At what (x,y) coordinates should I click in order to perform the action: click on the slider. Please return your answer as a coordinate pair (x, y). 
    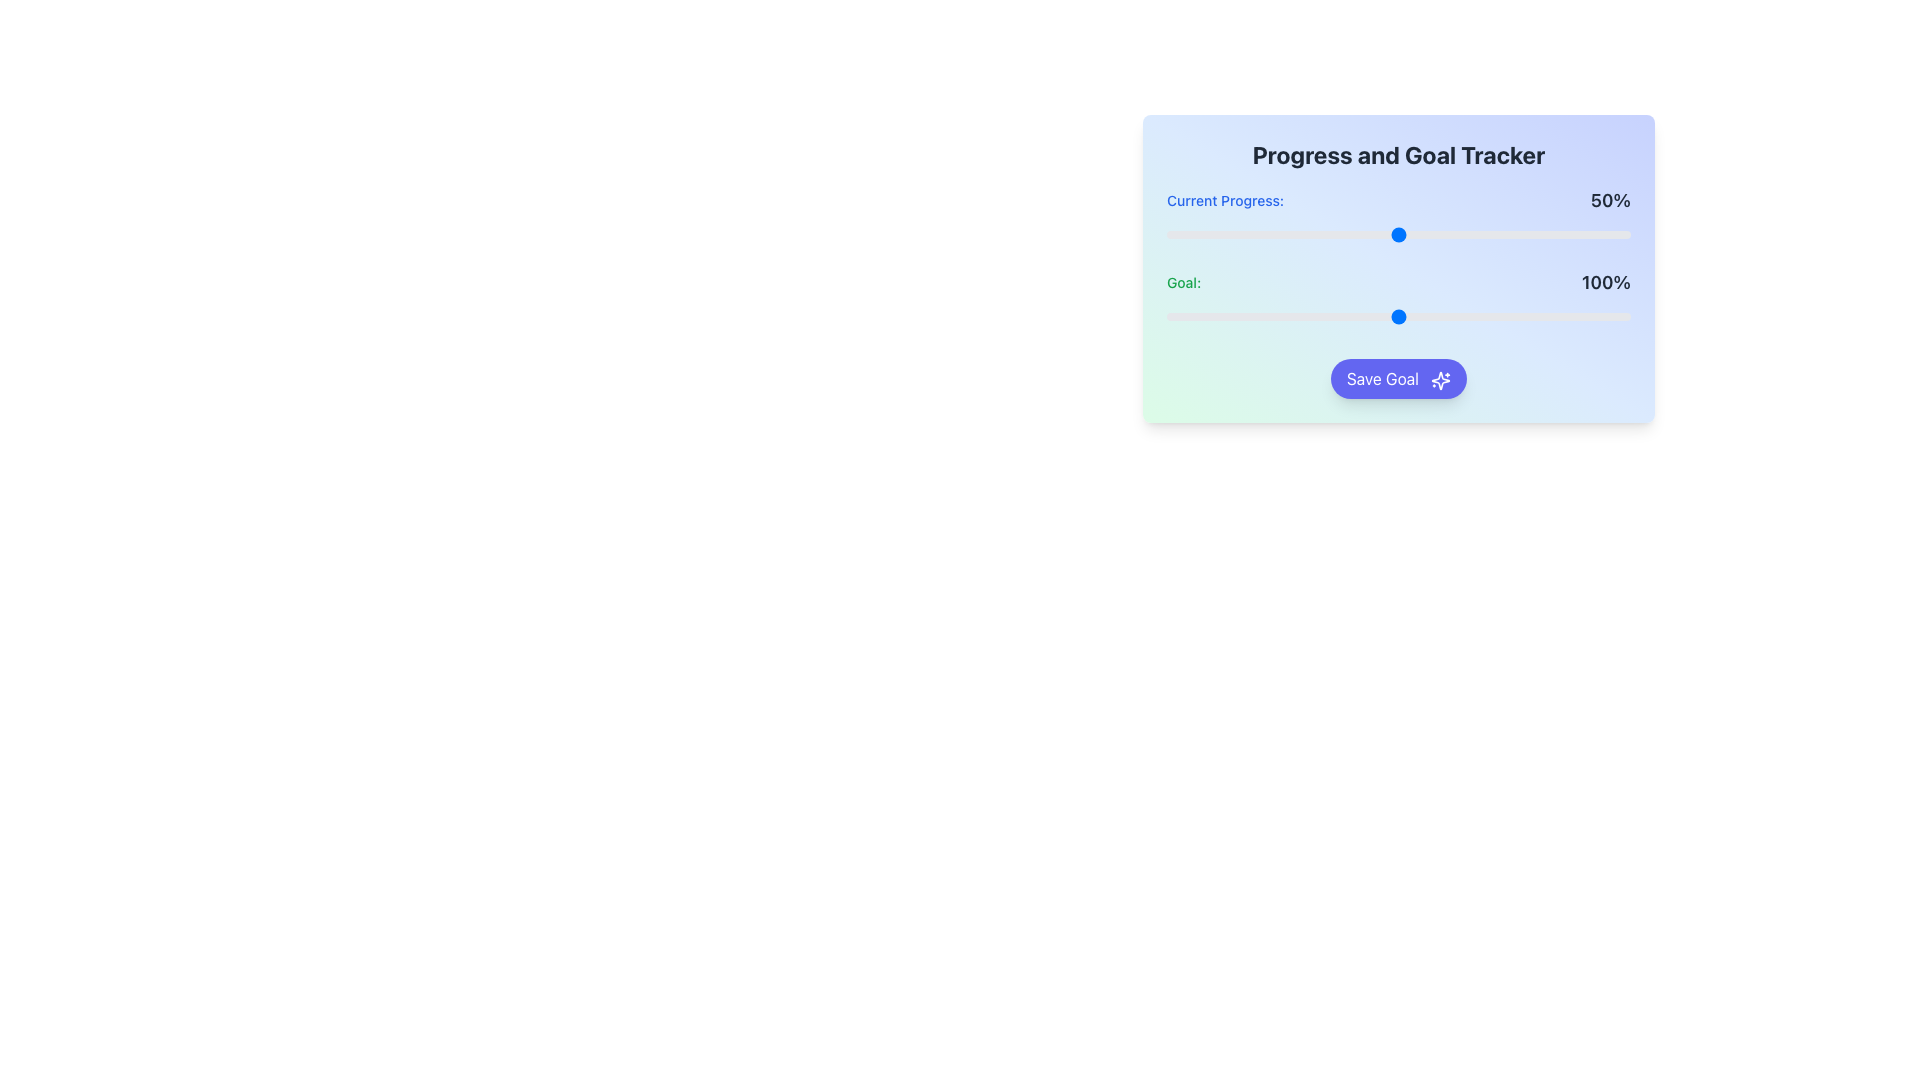
    Looking at the image, I should click on (1454, 234).